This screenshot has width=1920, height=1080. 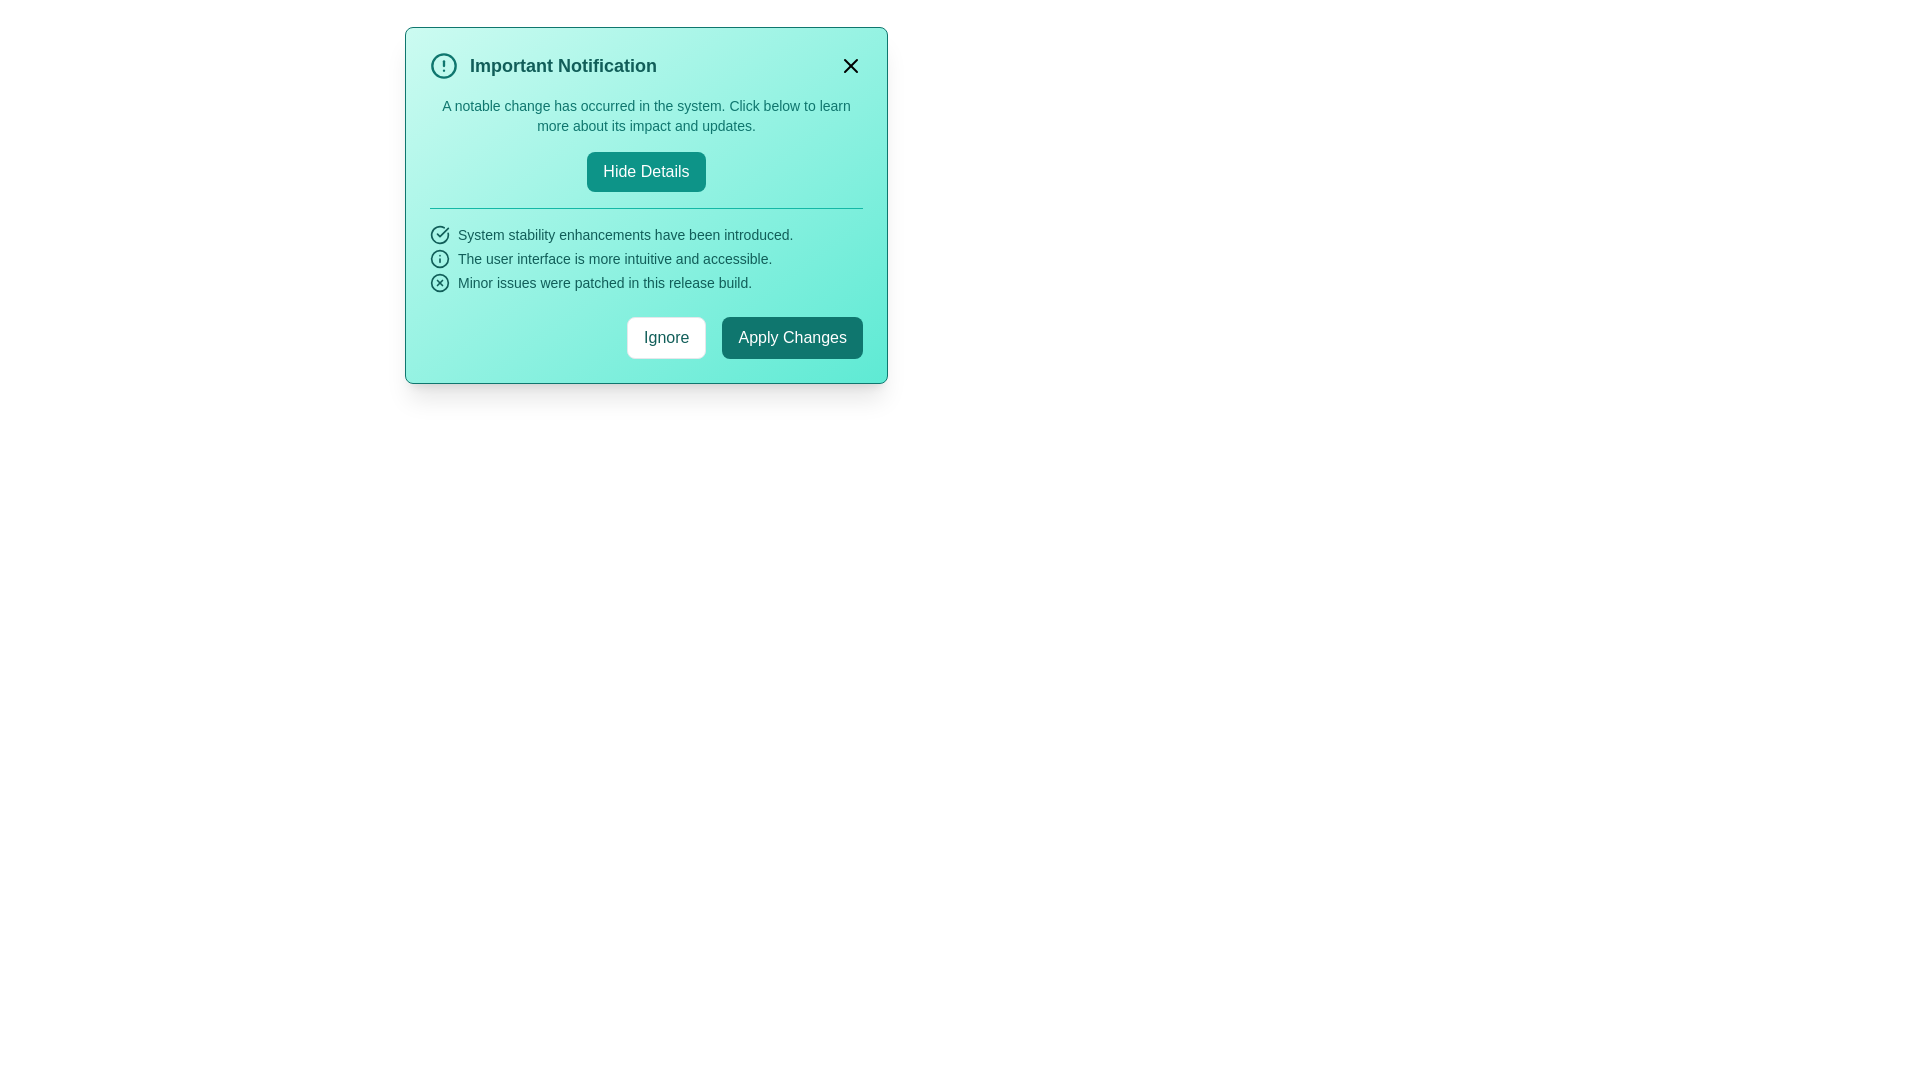 What do you see at coordinates (646, 64) in the screenshot?
I see `the text in the notification card header` at bounding box center [646, 64].